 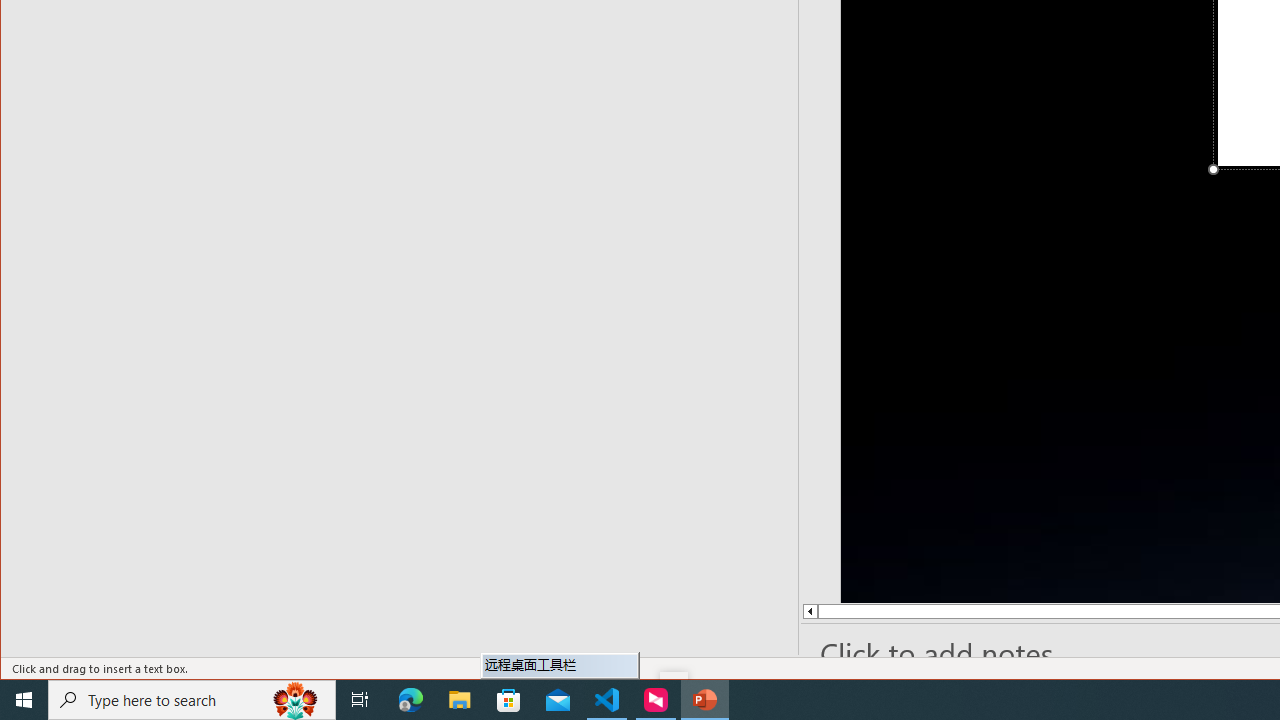 What do you see at coordinates (410, 698) in the screenshot?
I see `'Microsoft Edge'` at bounding box center [410, 698].